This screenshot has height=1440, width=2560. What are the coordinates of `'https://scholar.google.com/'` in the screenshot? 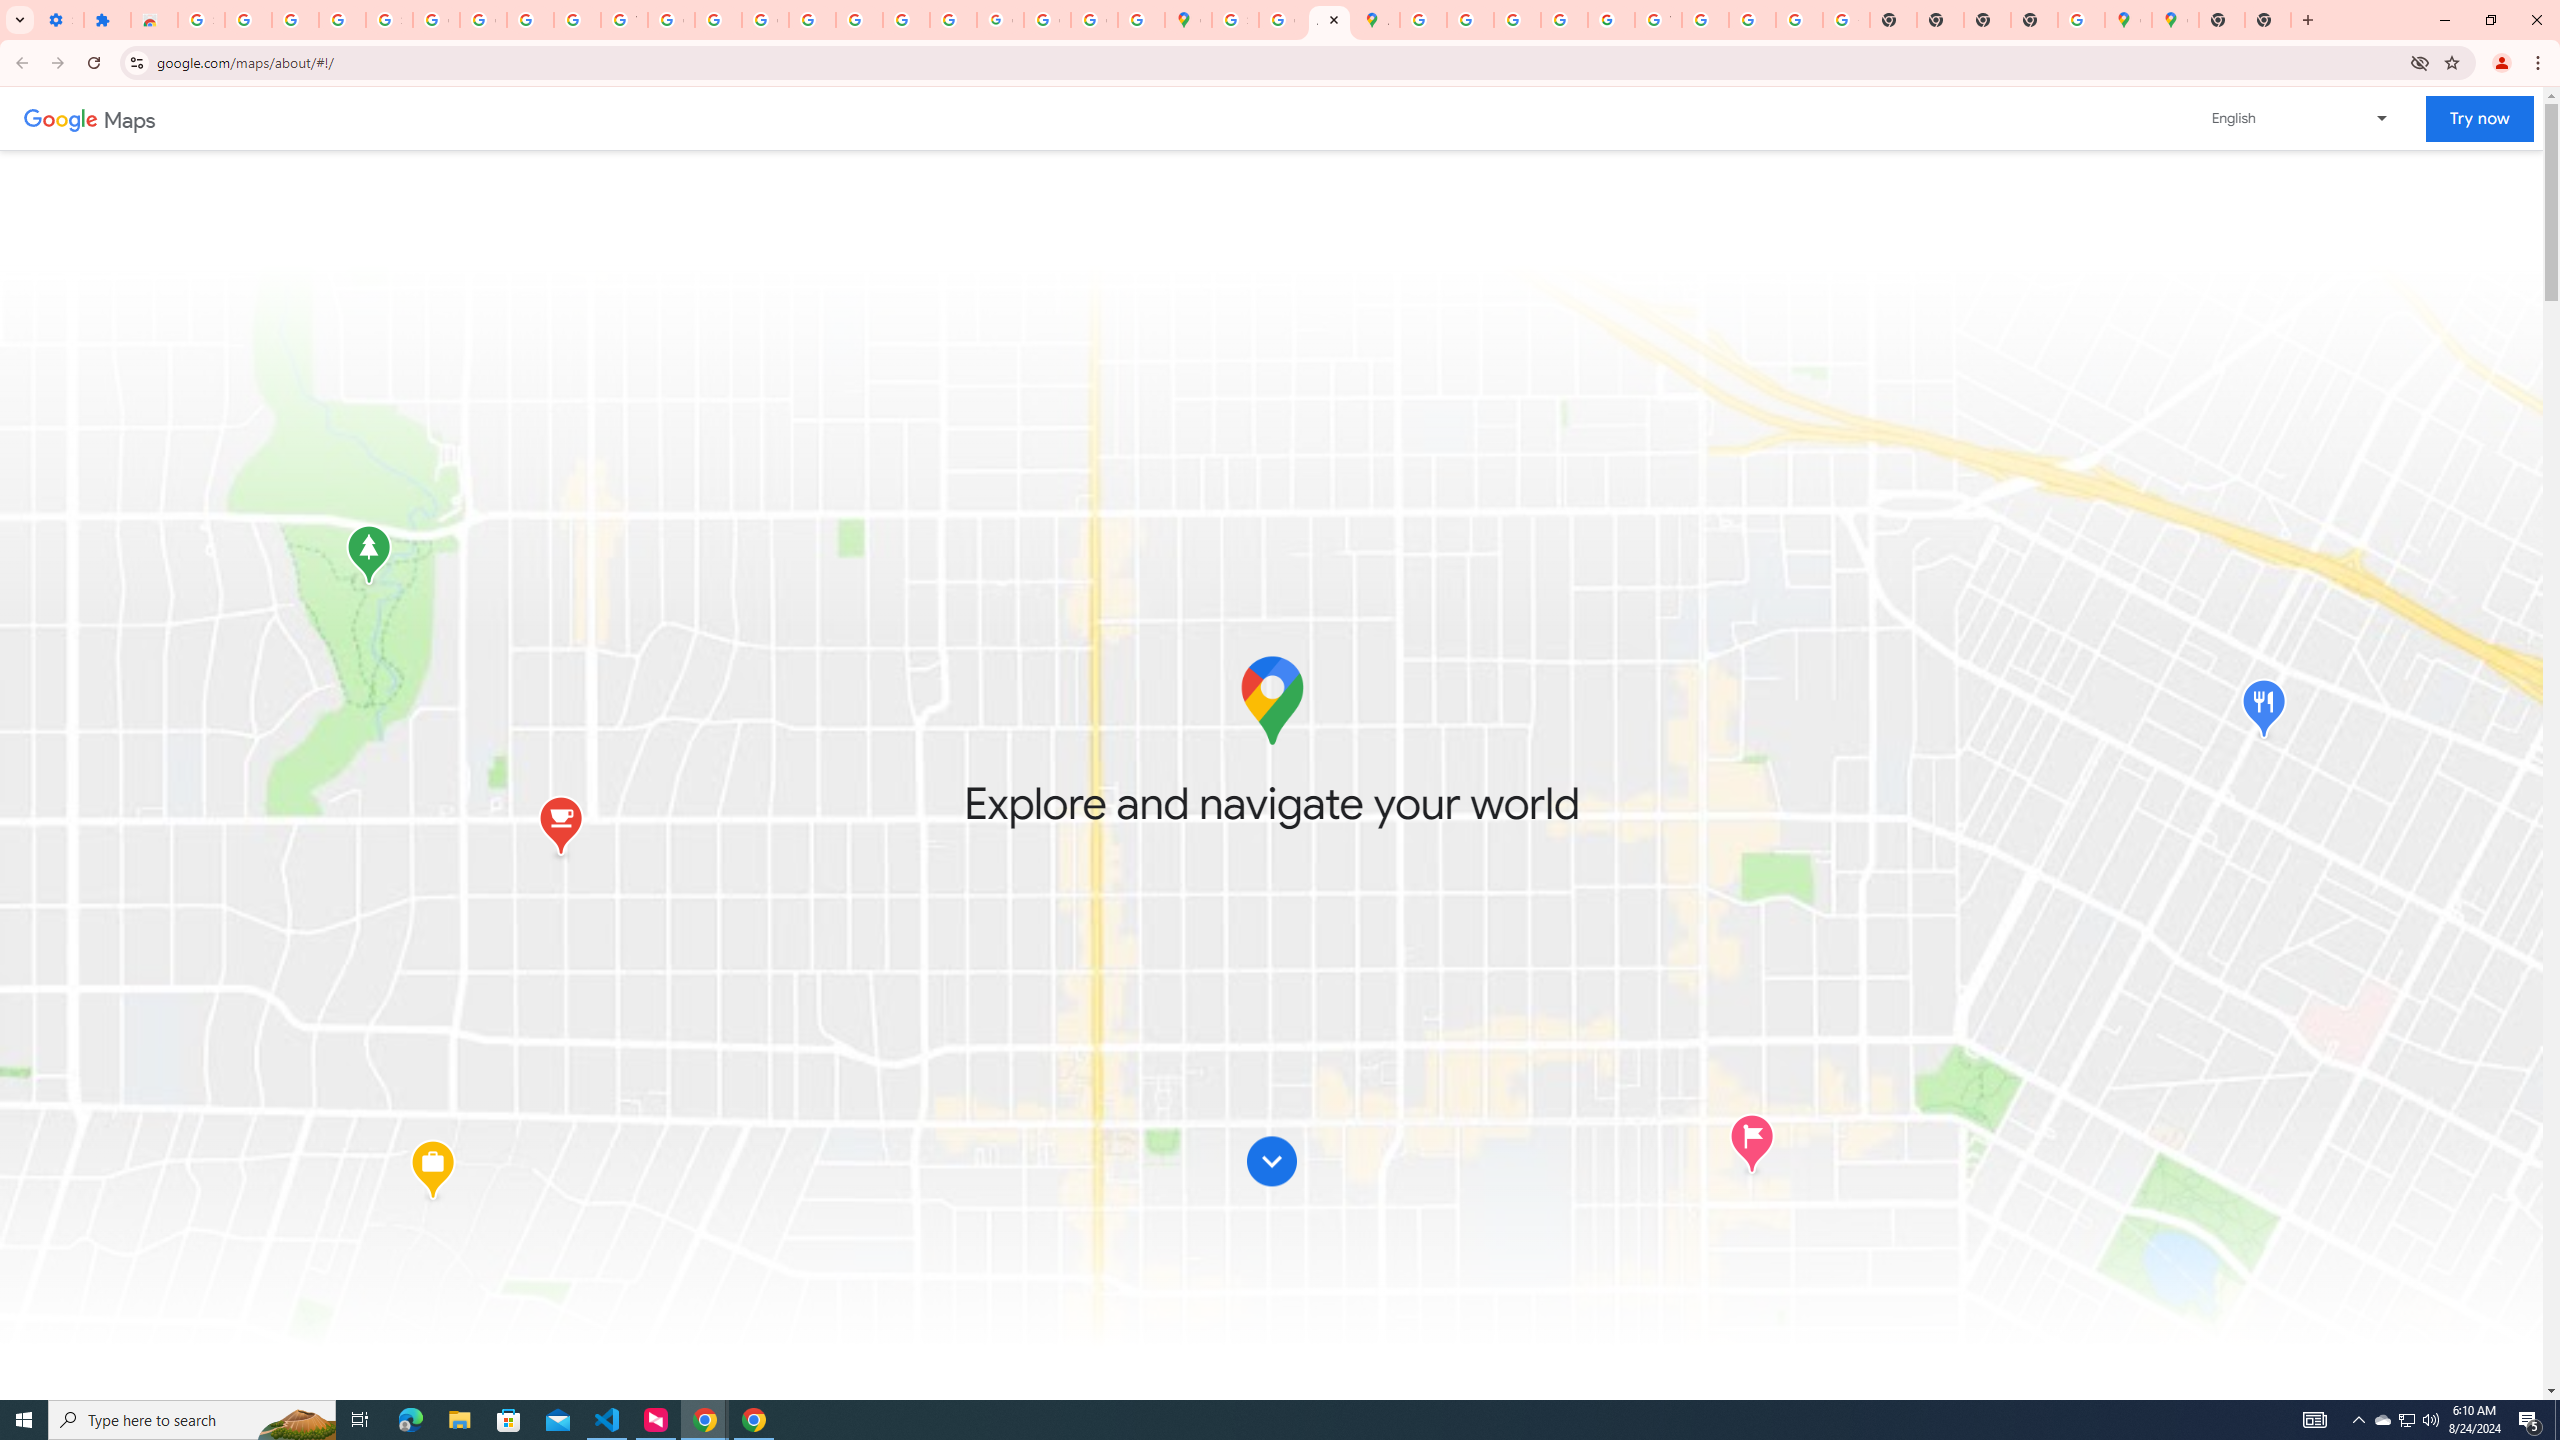 It's located at (717, 19).